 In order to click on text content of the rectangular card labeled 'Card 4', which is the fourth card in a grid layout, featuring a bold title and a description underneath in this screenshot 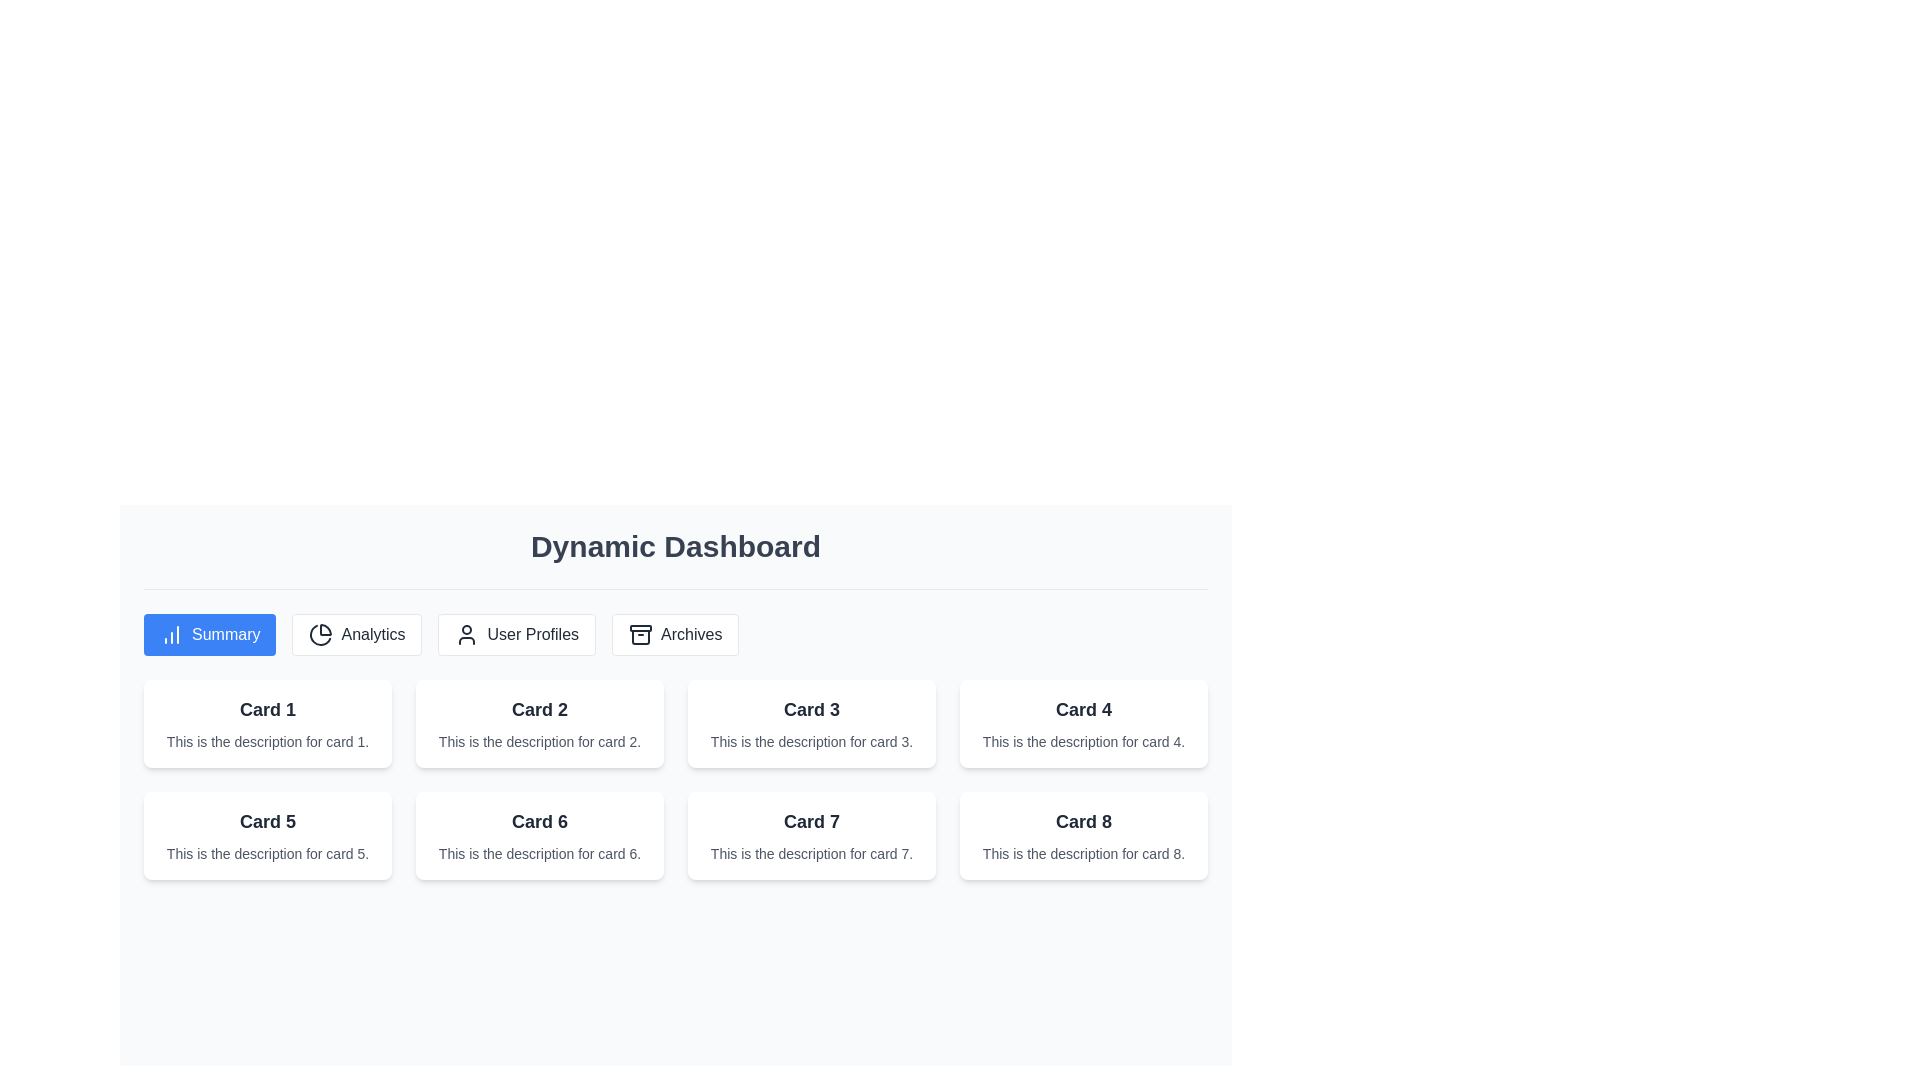, I will do `click(1083, 724)`.